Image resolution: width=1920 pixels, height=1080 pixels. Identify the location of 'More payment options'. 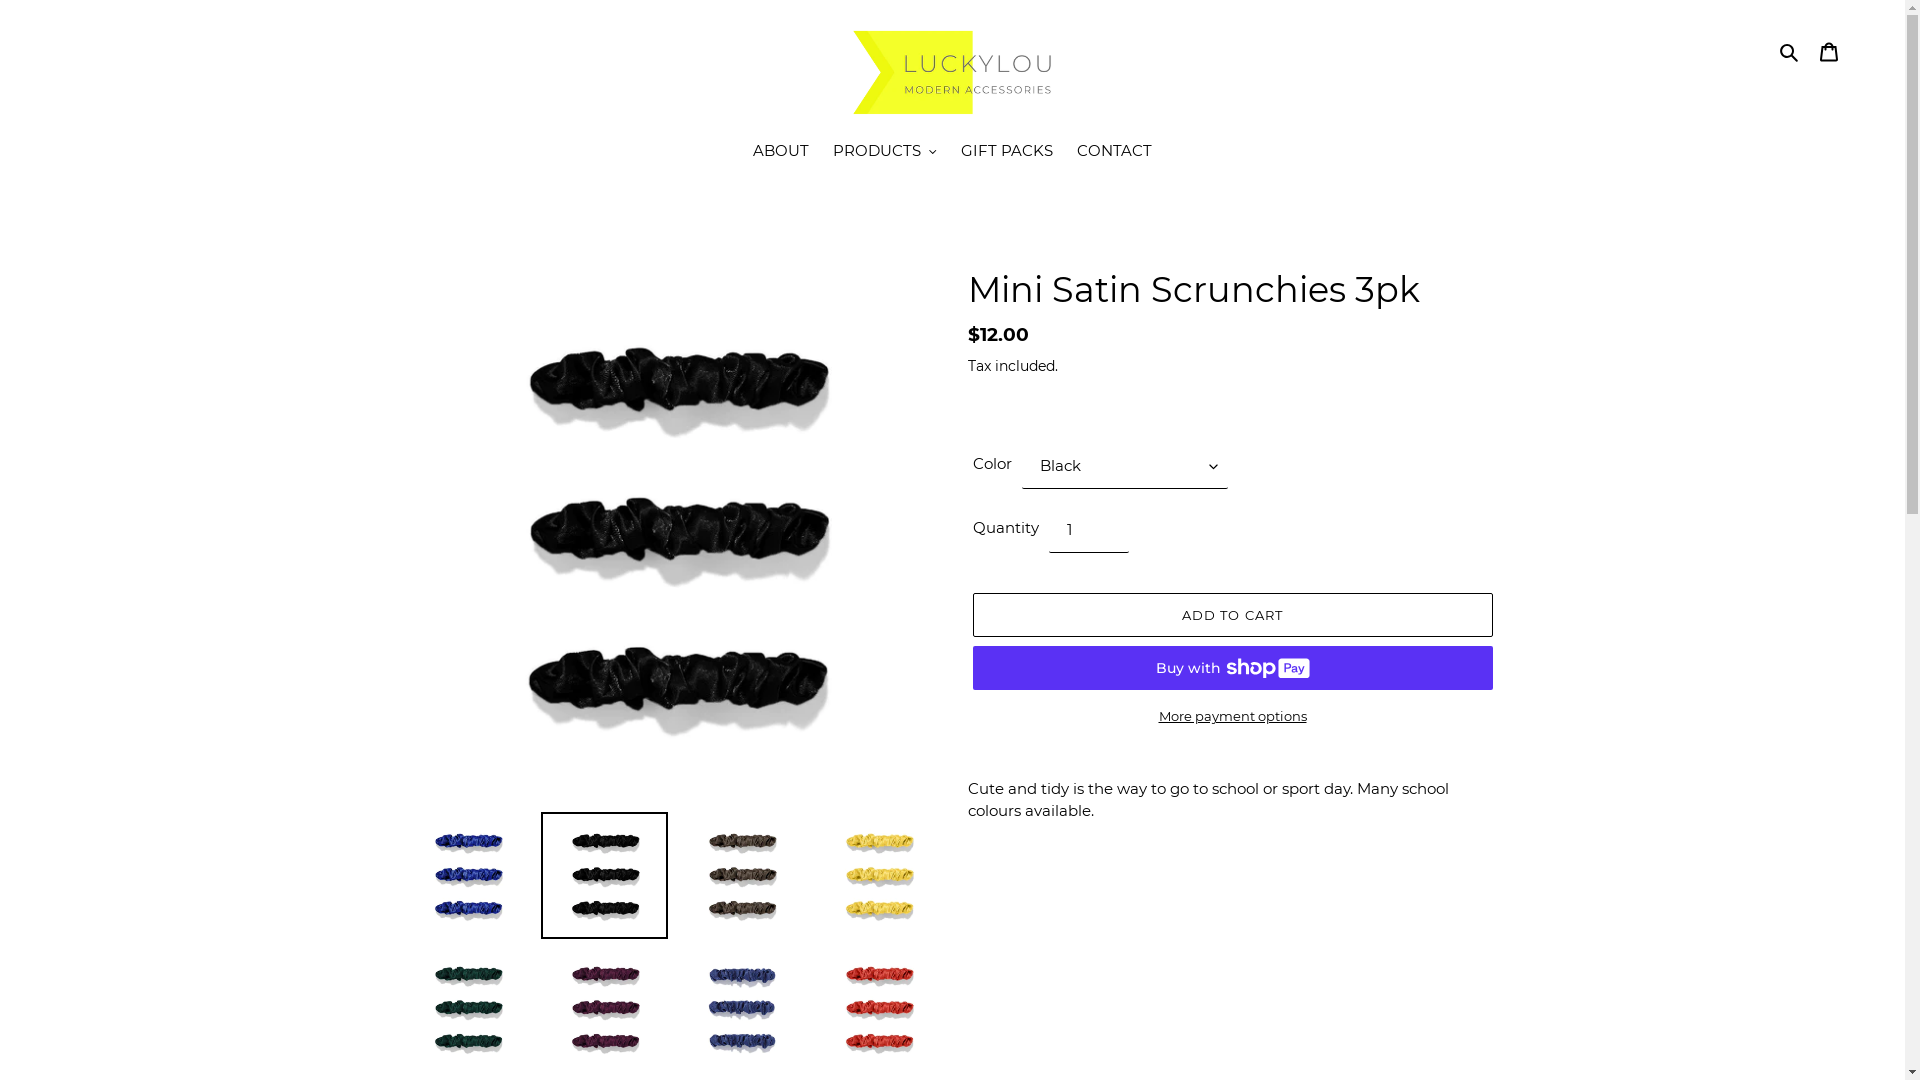
(1231, 716).